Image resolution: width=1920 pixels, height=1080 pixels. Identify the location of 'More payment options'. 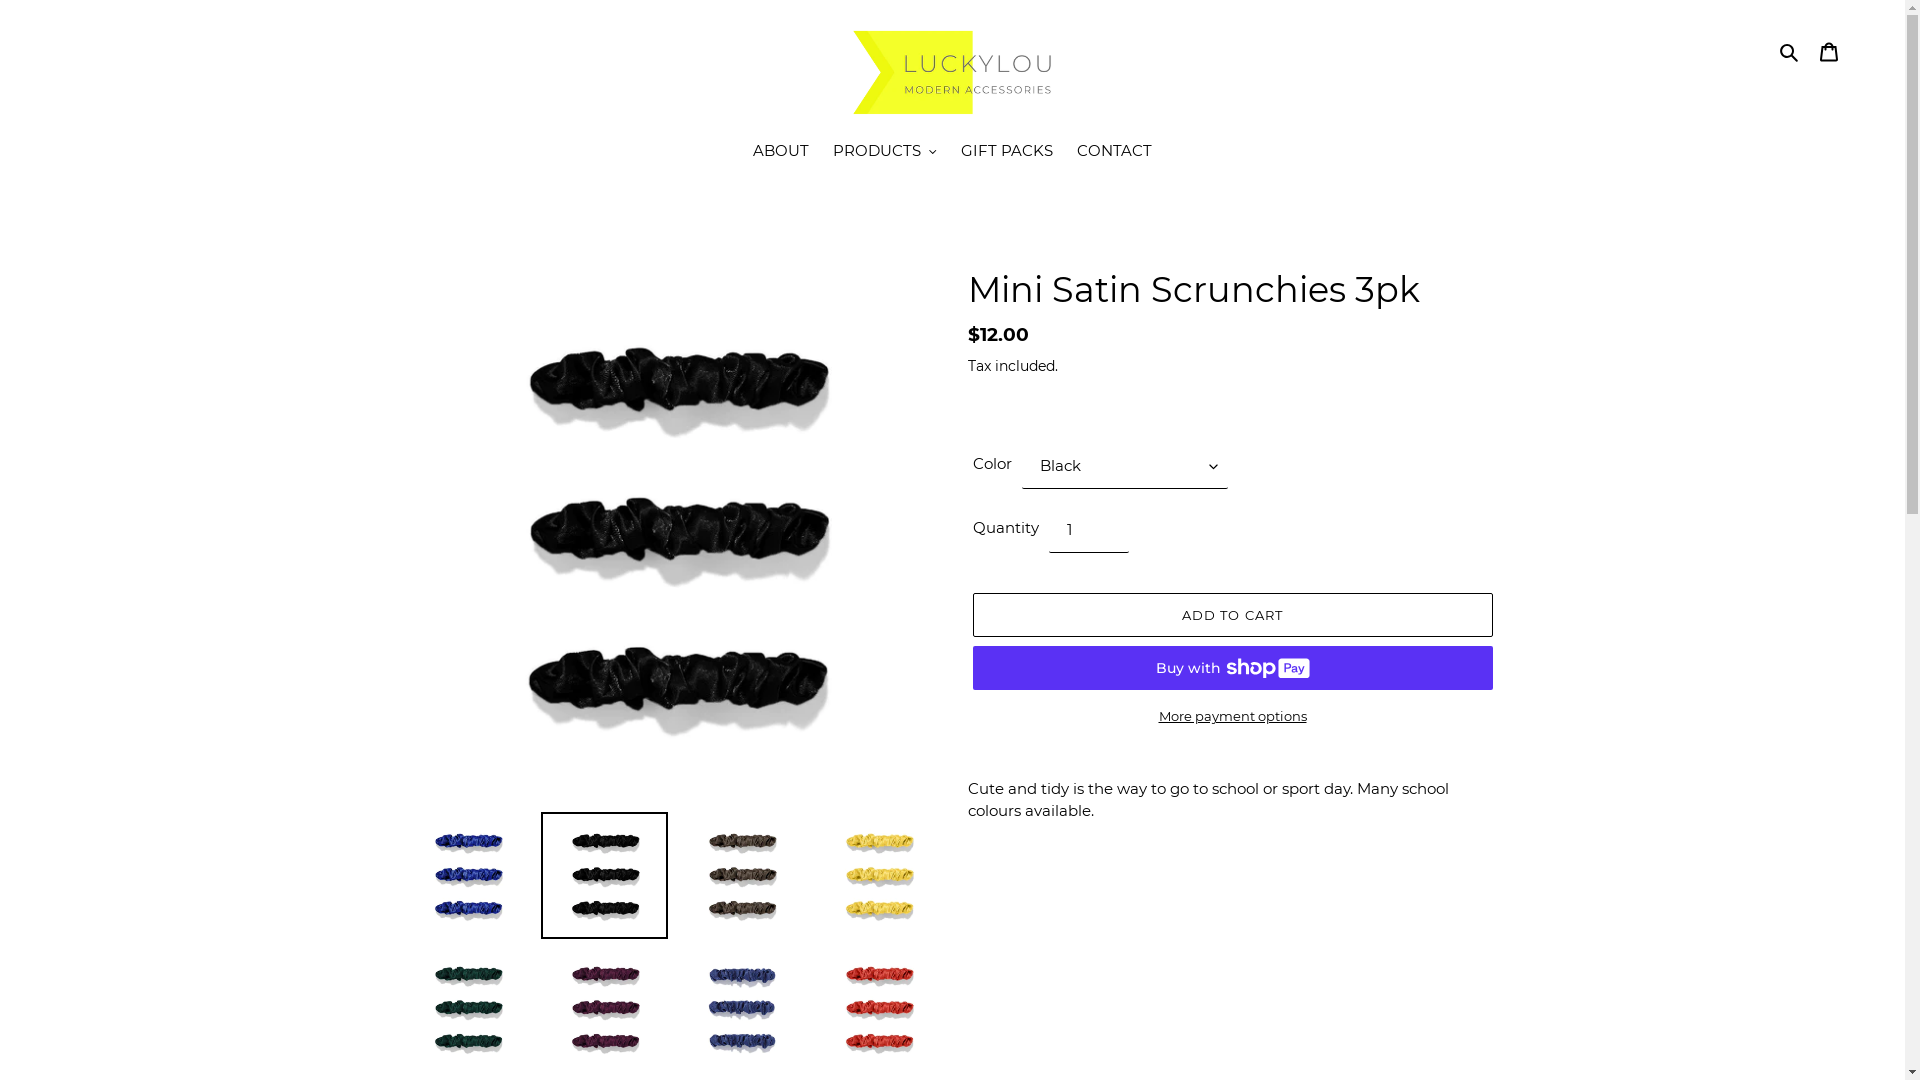
(1231, 716).